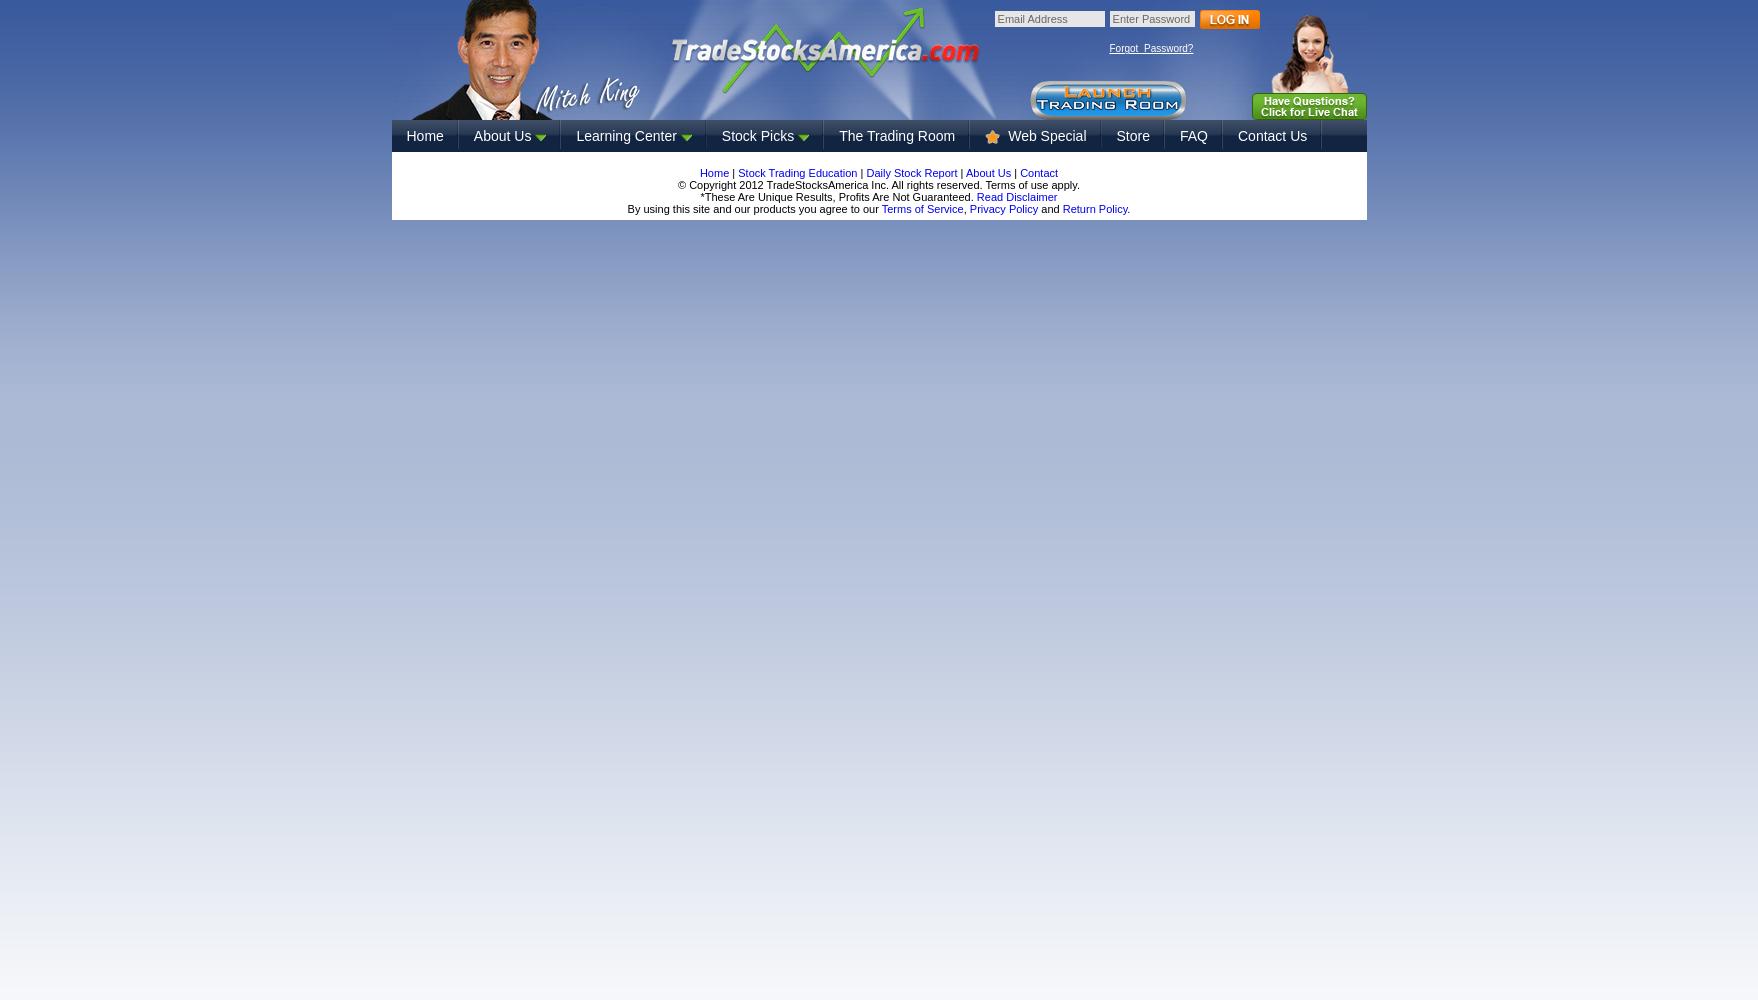 The height and width of the screenshot is (1000, 1758). Describe the element at coordinates (1016, 196) in the screenshot. I see `'Read Disclaimer'` at that location.